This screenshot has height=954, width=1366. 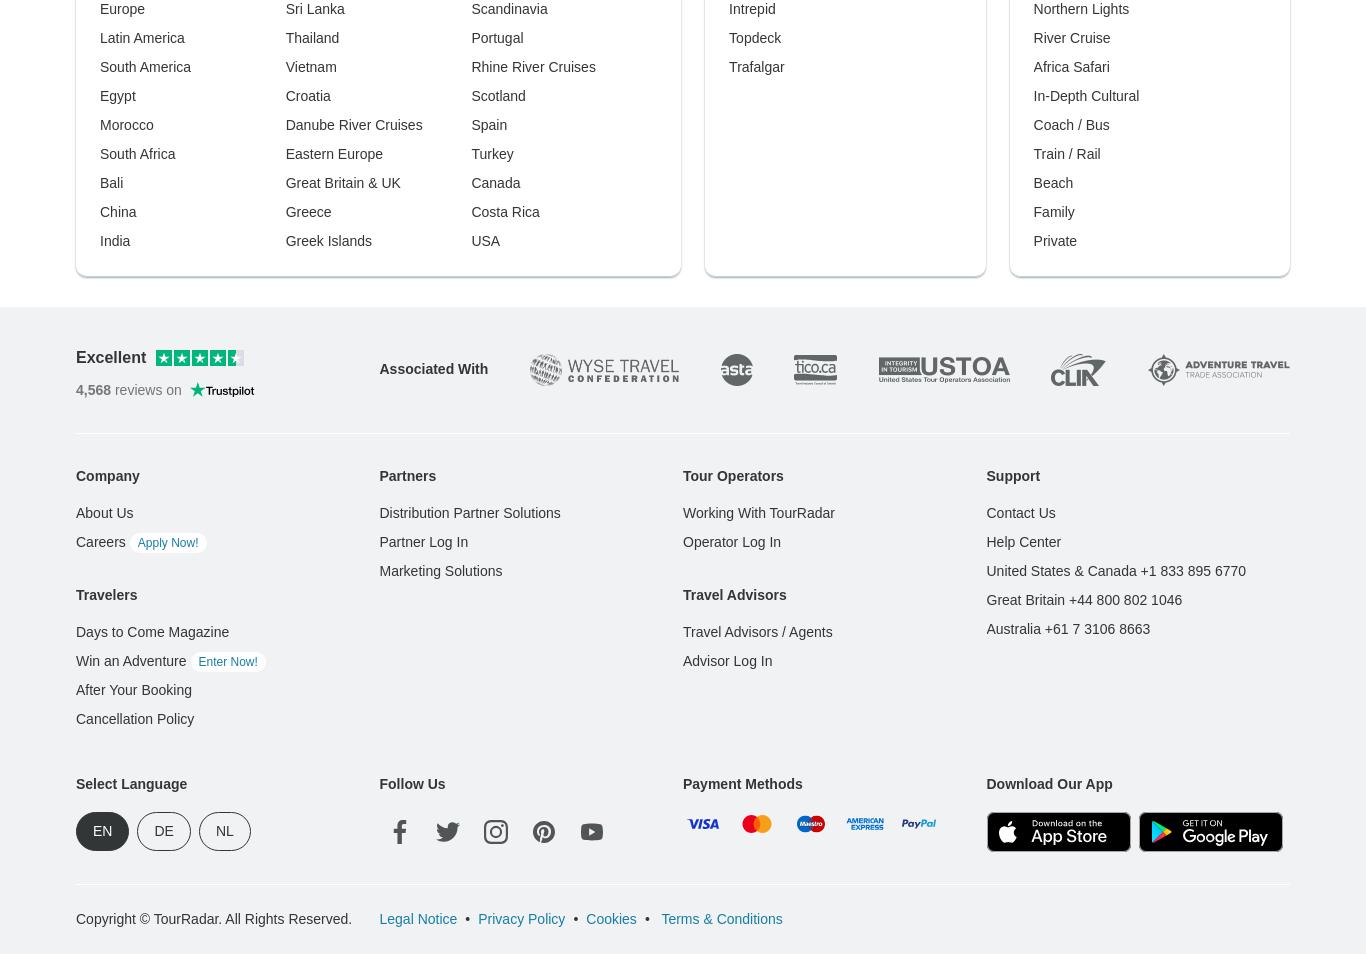 What do you see at coordinates (469, 511) in the screenshot?
I see `'Distribution Partner Solutions'` at bounding box center [469, 511].